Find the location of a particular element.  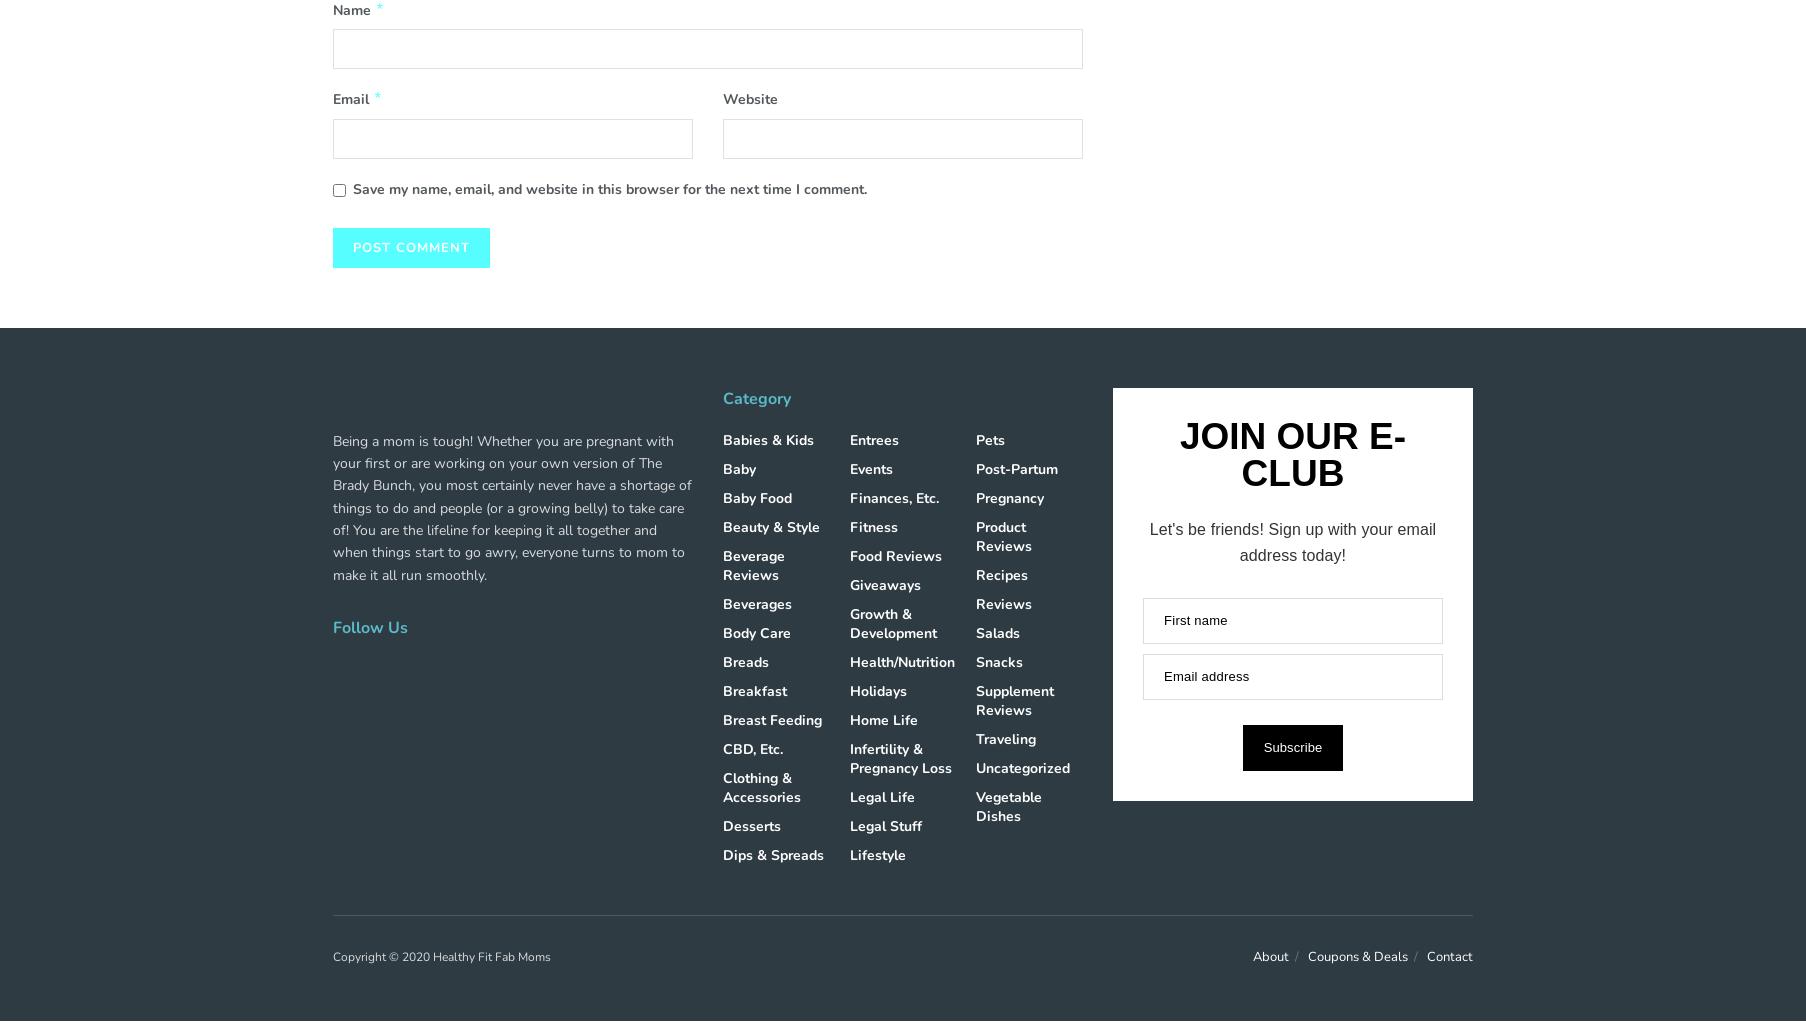

'Vegetable Dishes' is located at coordinates (975, 804).